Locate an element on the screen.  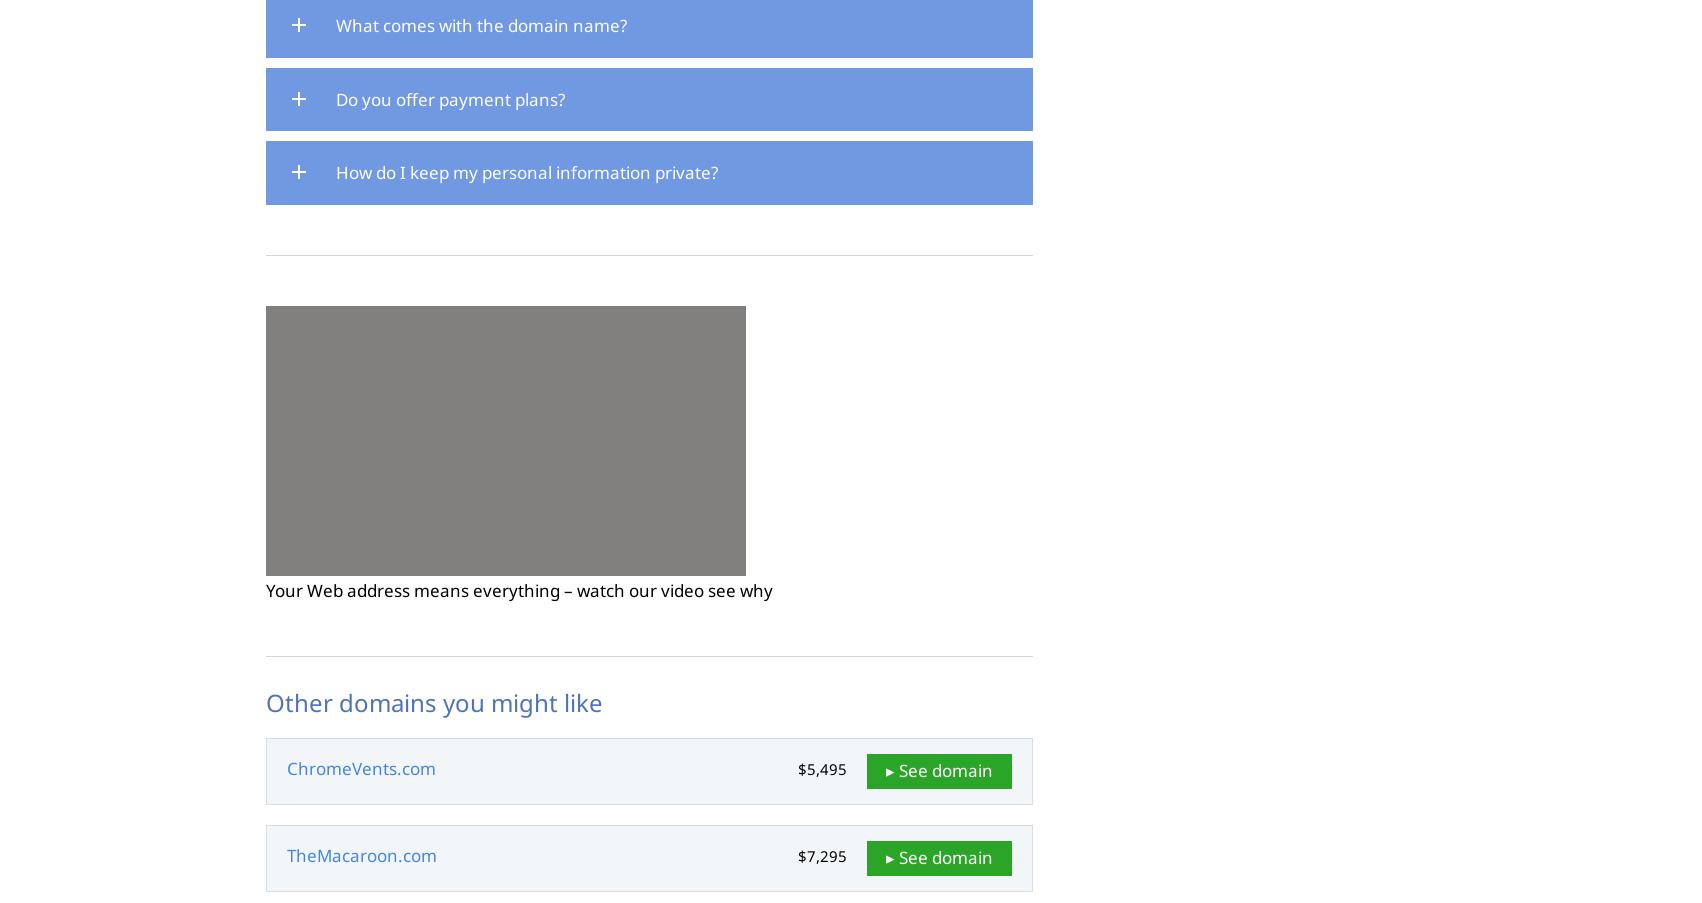
'Do you offer payment plans?' is located at coordinates (449, 98).